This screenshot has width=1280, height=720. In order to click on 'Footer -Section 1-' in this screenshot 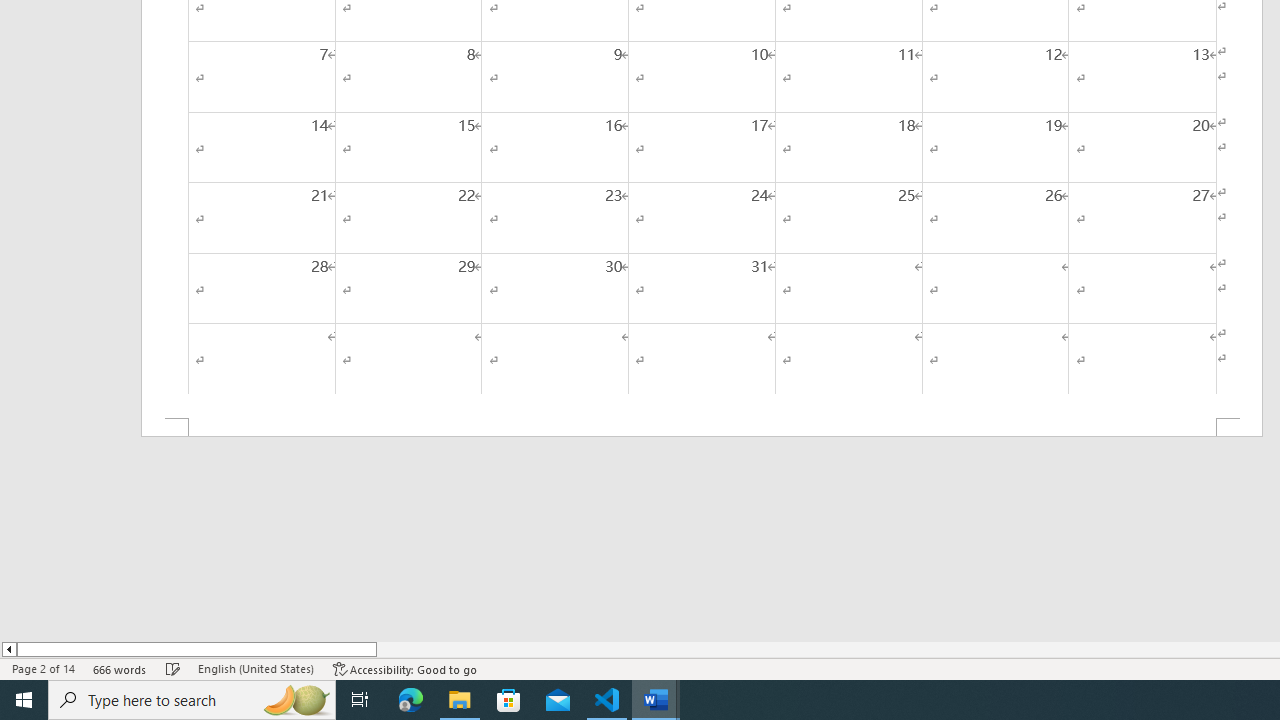, I will do `click(702, 426)`.